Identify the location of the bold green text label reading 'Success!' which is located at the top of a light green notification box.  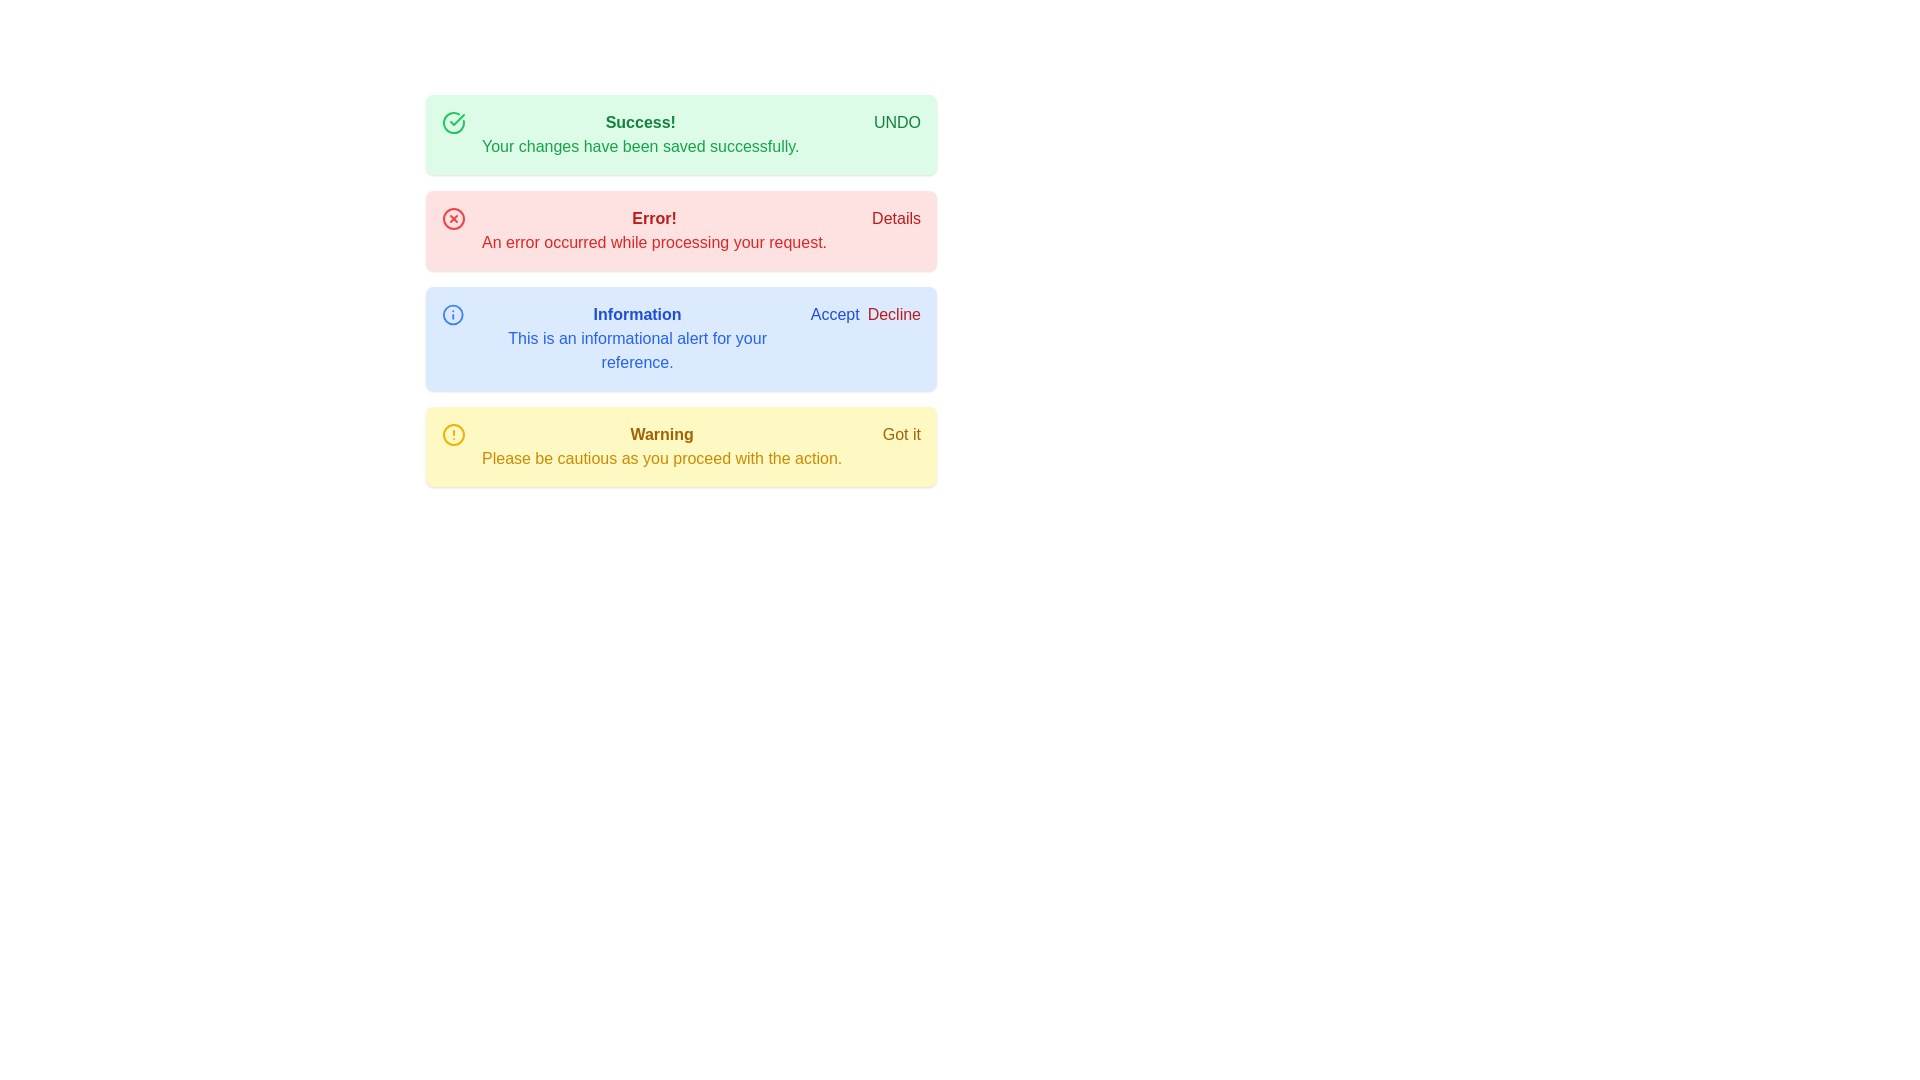
(640, 123).